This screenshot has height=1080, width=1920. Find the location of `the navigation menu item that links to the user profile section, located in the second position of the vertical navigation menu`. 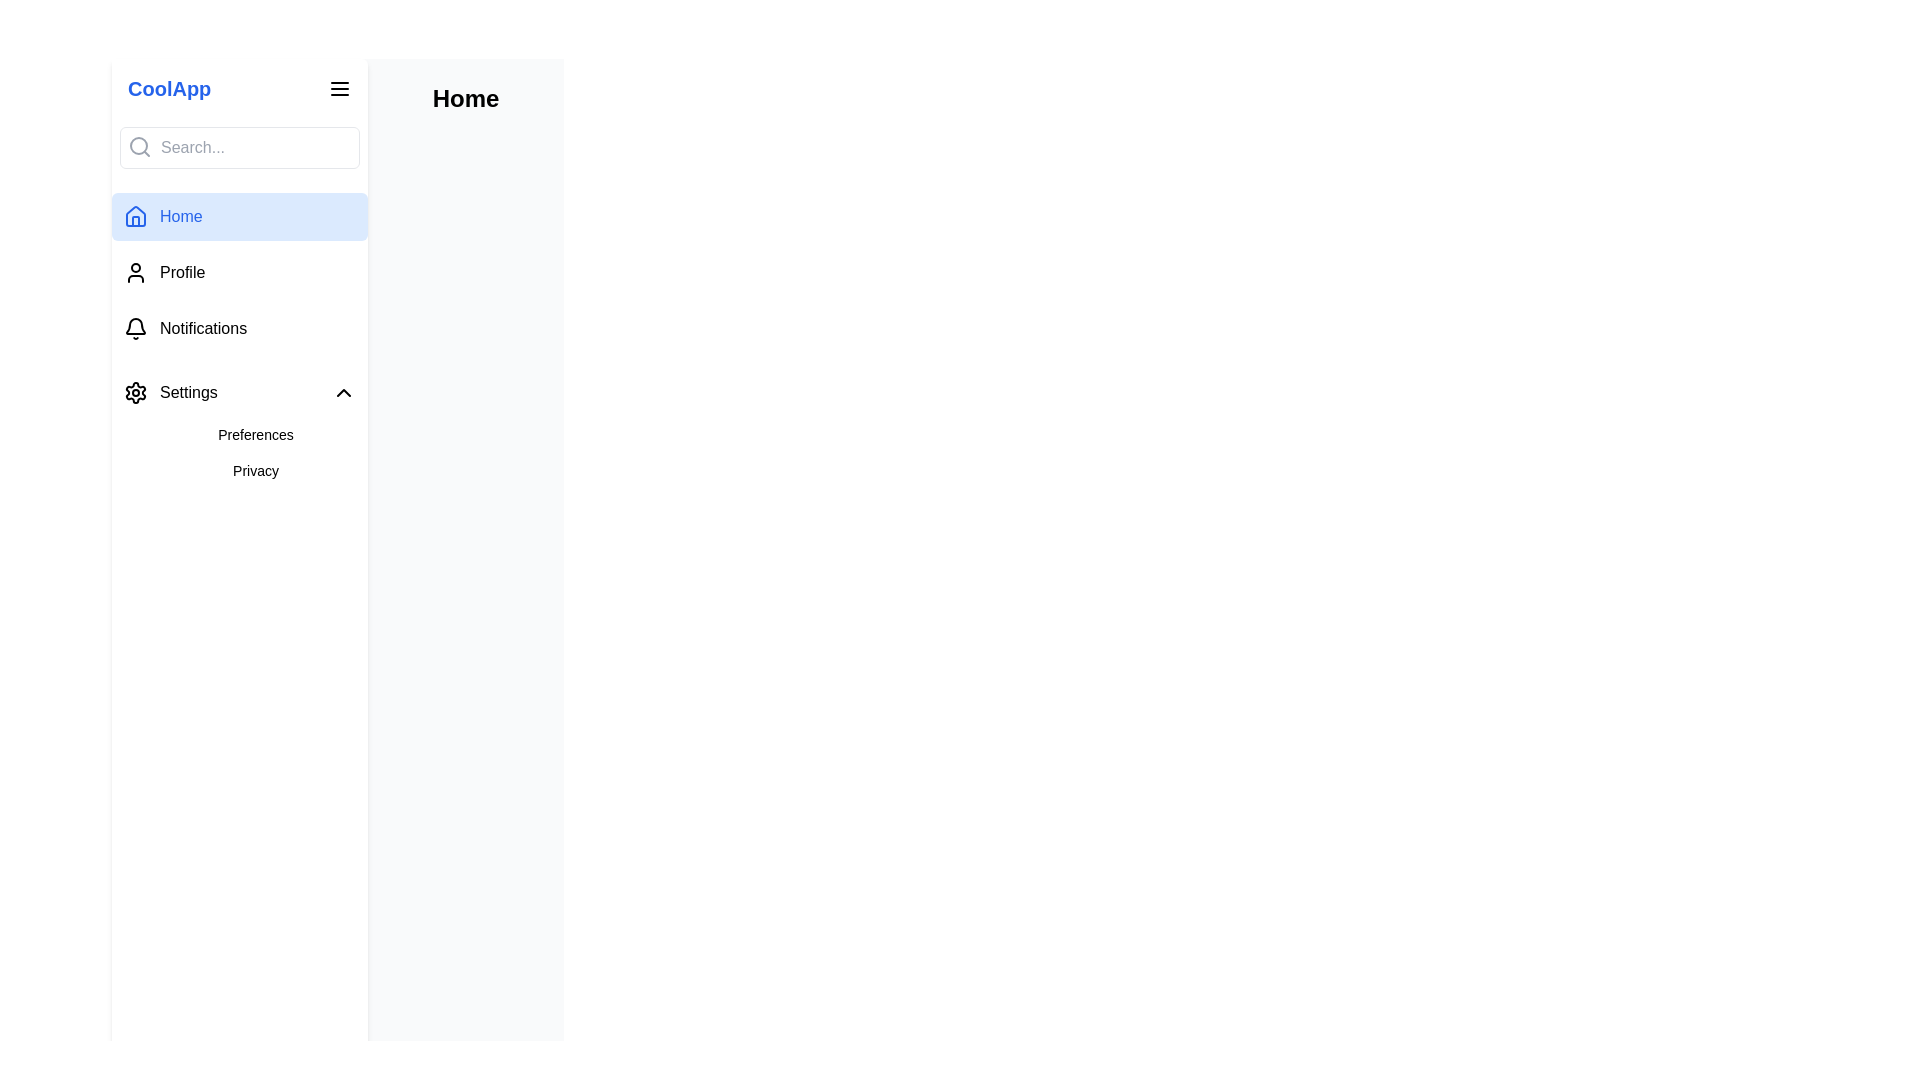

the navigation menu item that links to the user profile section, located in the second position of the vertical navigation menu is located at coordinates (240, 273).